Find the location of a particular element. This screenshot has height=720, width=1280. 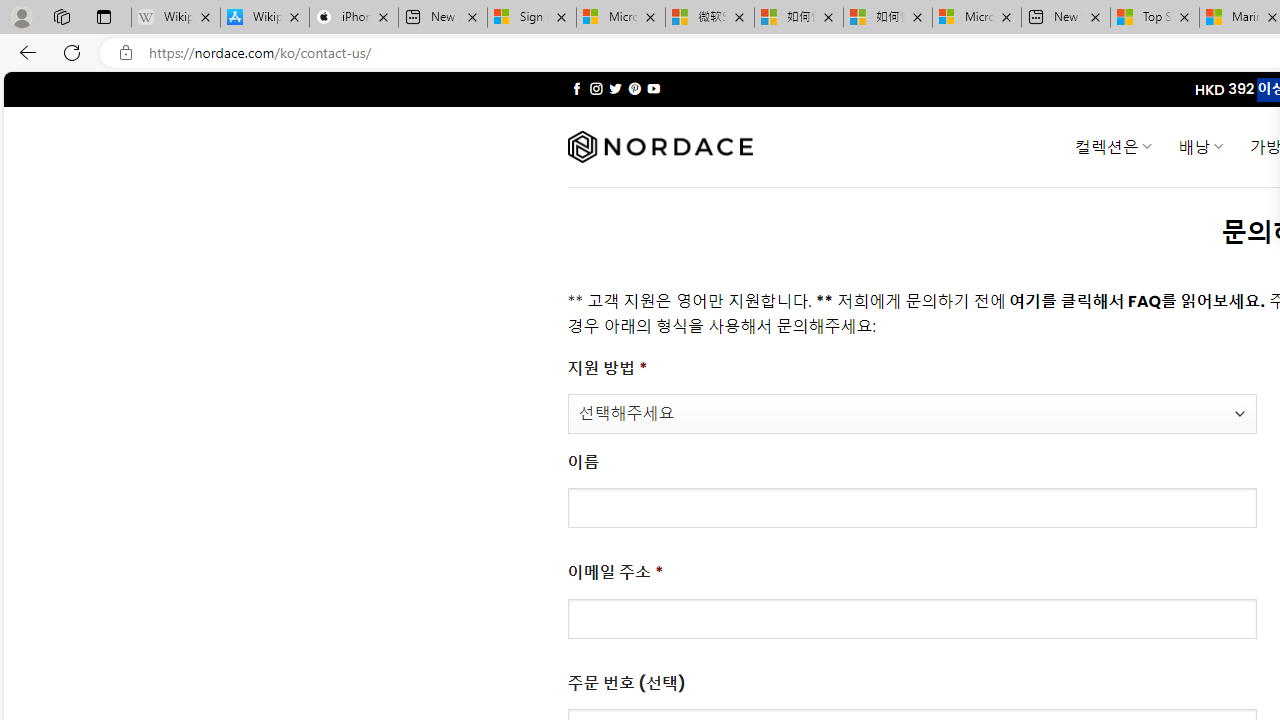

'Personal Profile' is located at coordinates (21, 16).